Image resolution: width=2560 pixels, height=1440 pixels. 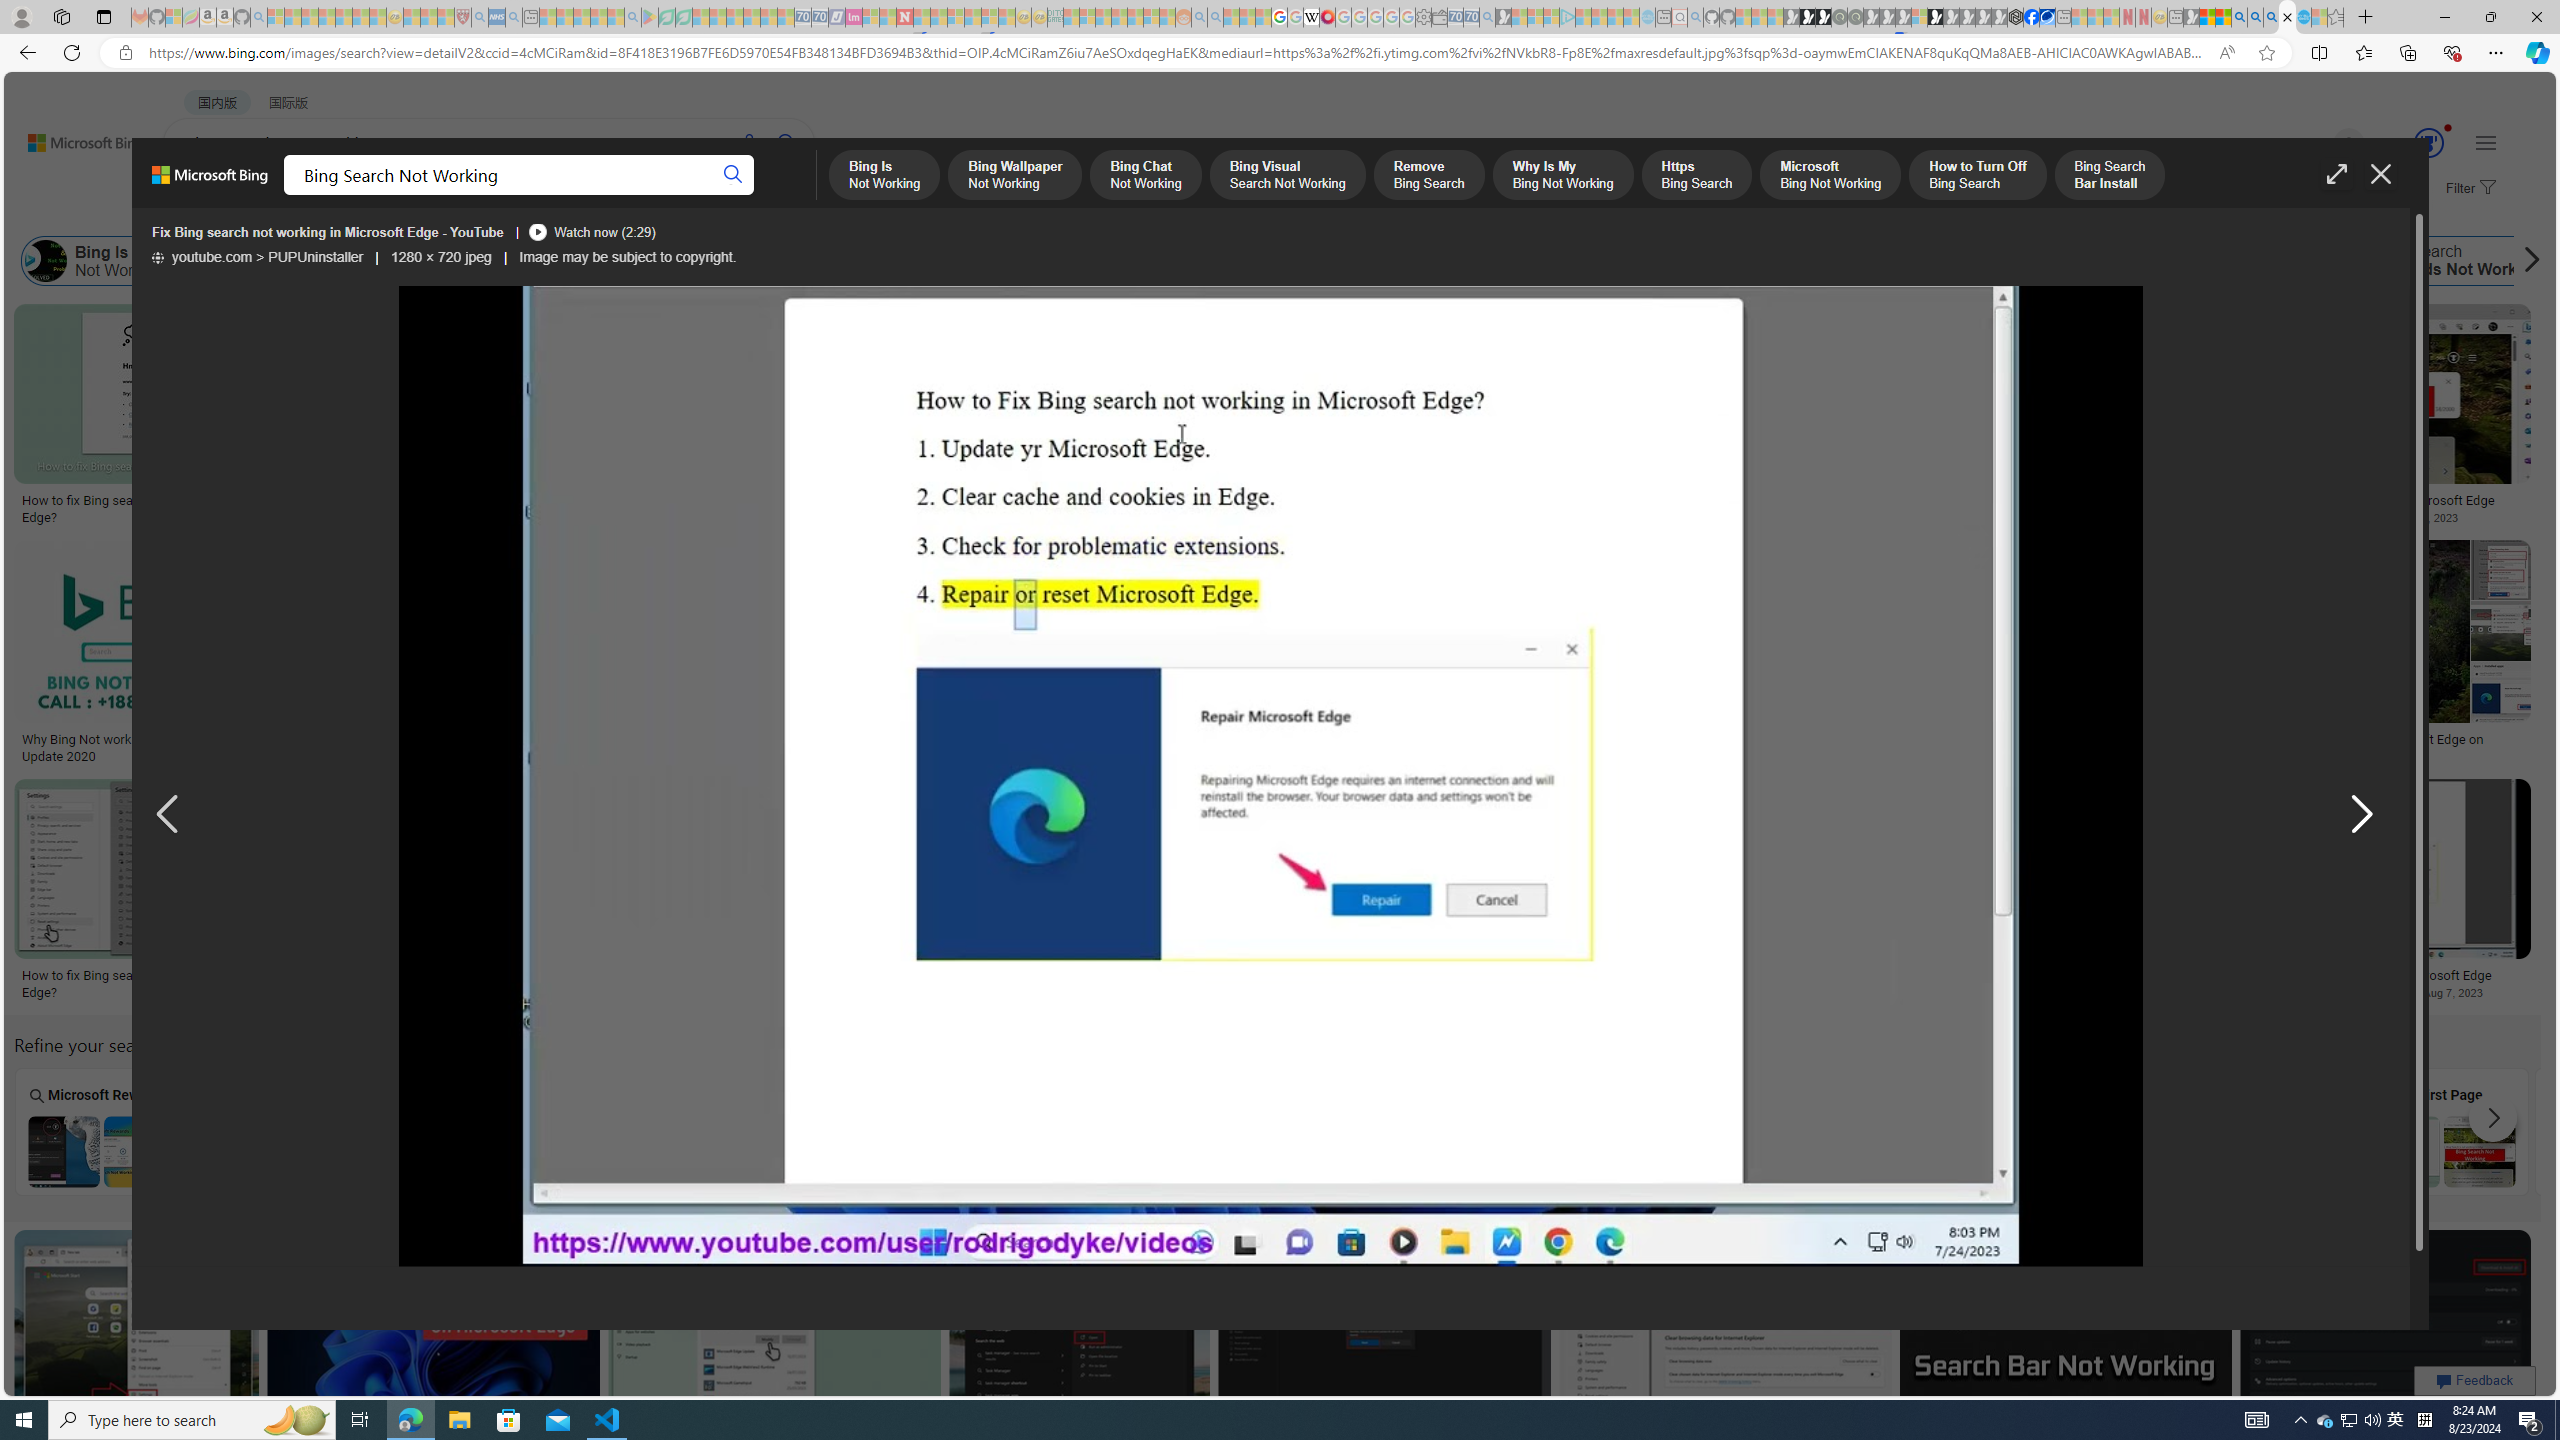 I want to click on 'google - Search - Sleeping', so click(x=632, y=16).